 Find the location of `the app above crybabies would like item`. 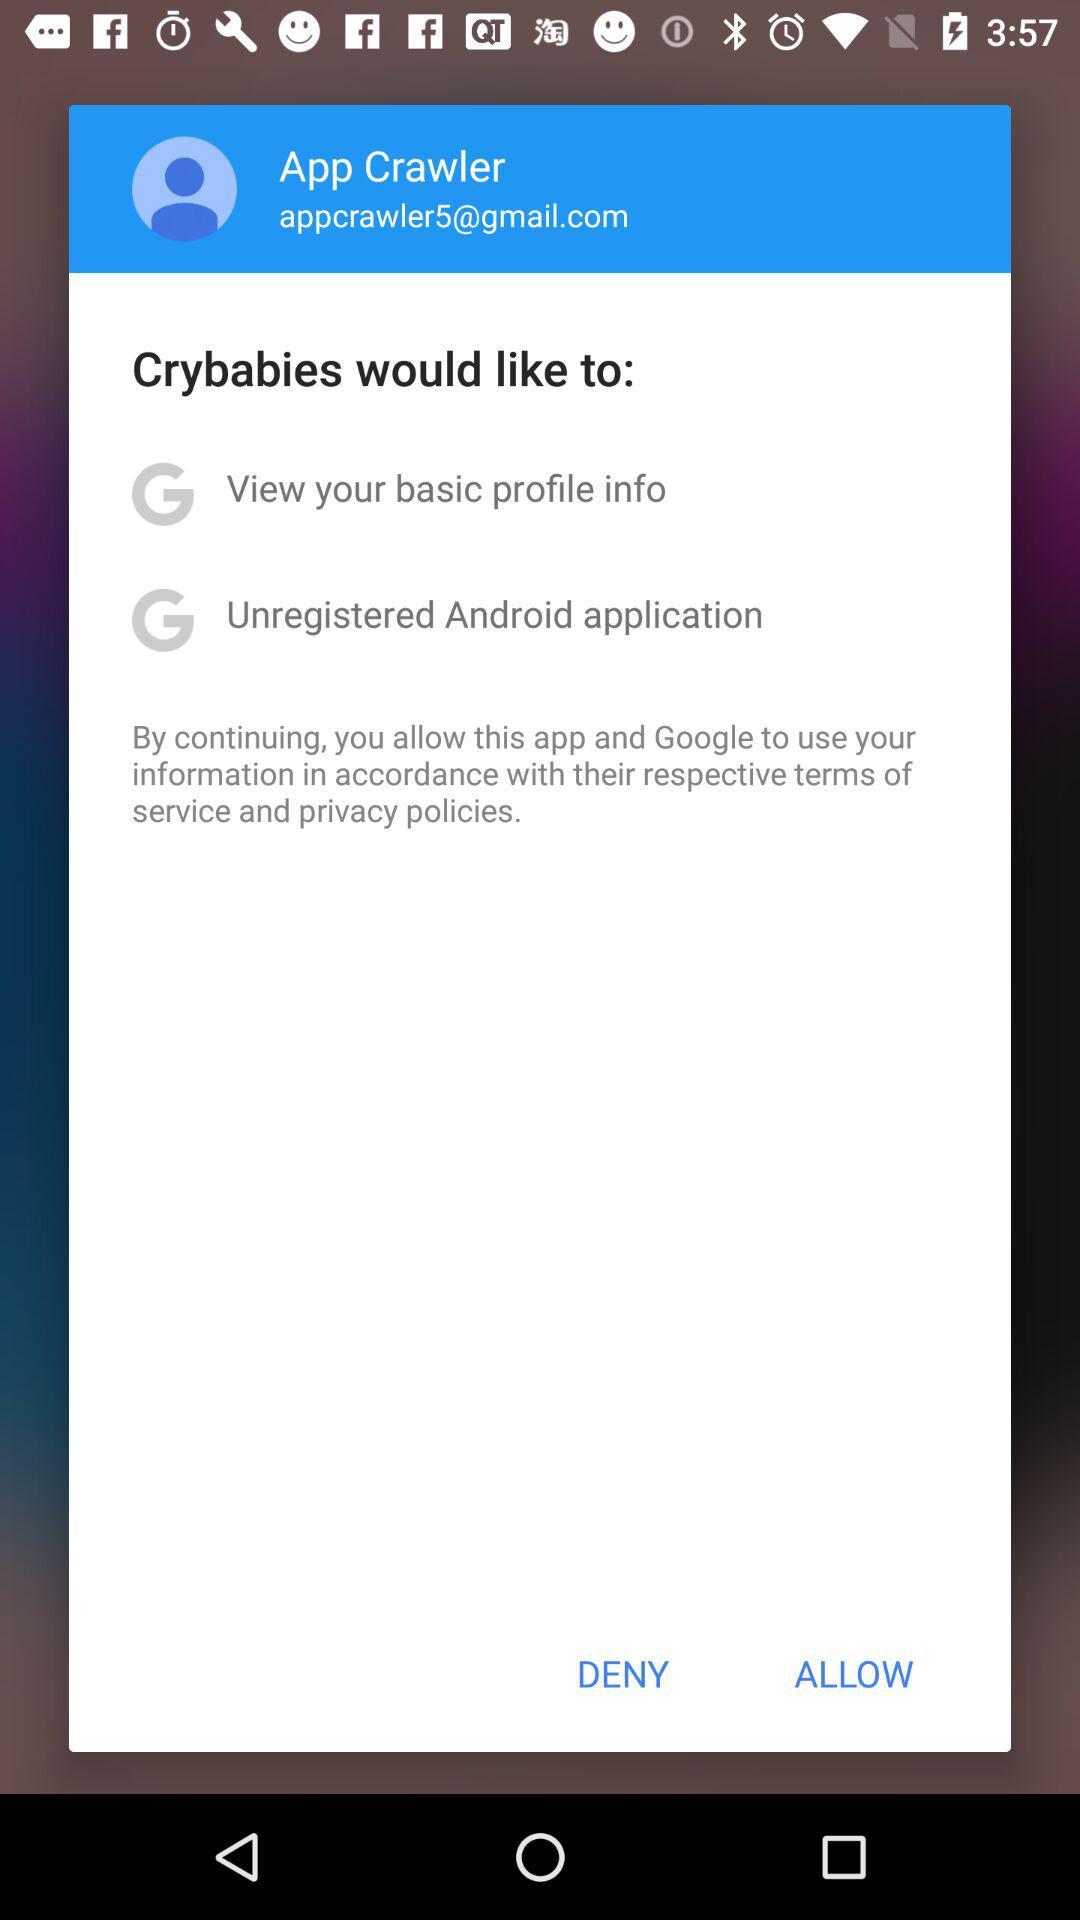

the app above crybabies would like item is located at coordinates (454, 214).